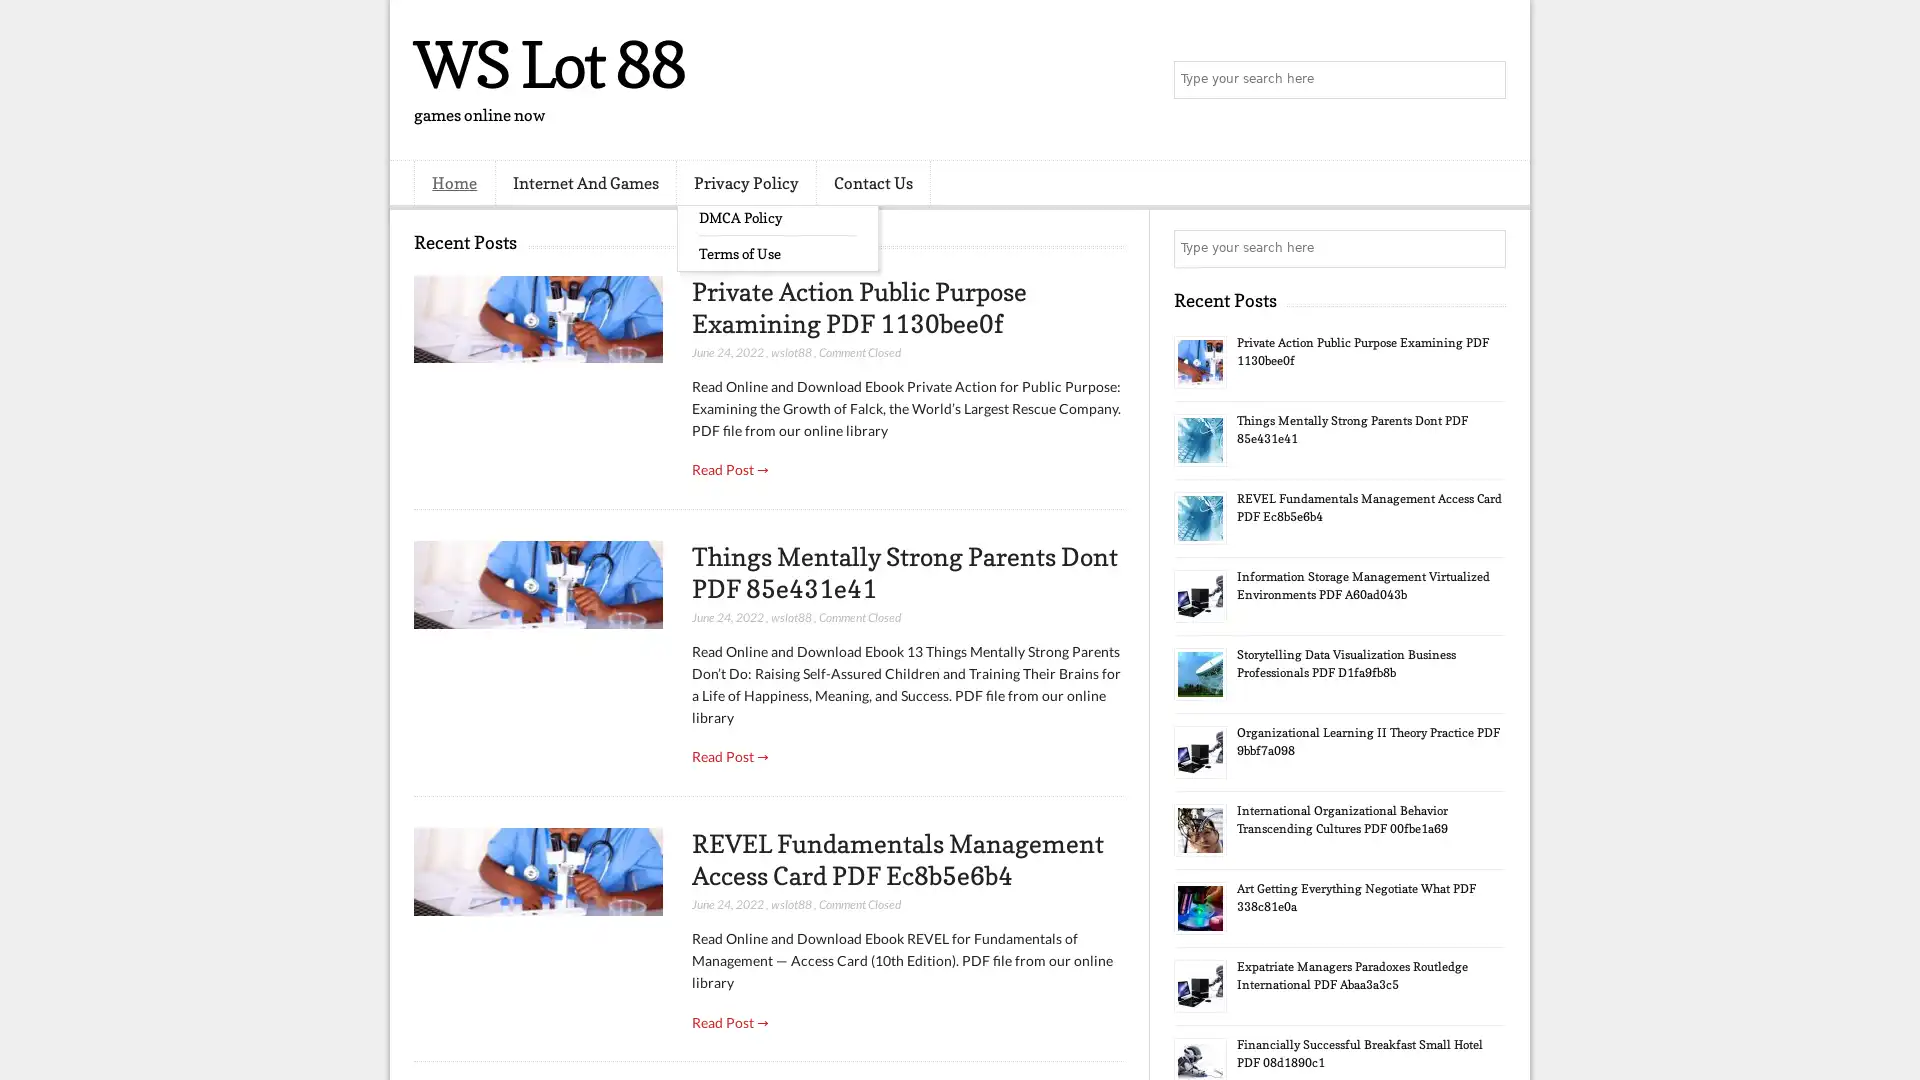  Describe the element at coordinates (1485, 80) in the screenshot. I see `Search` at that location.